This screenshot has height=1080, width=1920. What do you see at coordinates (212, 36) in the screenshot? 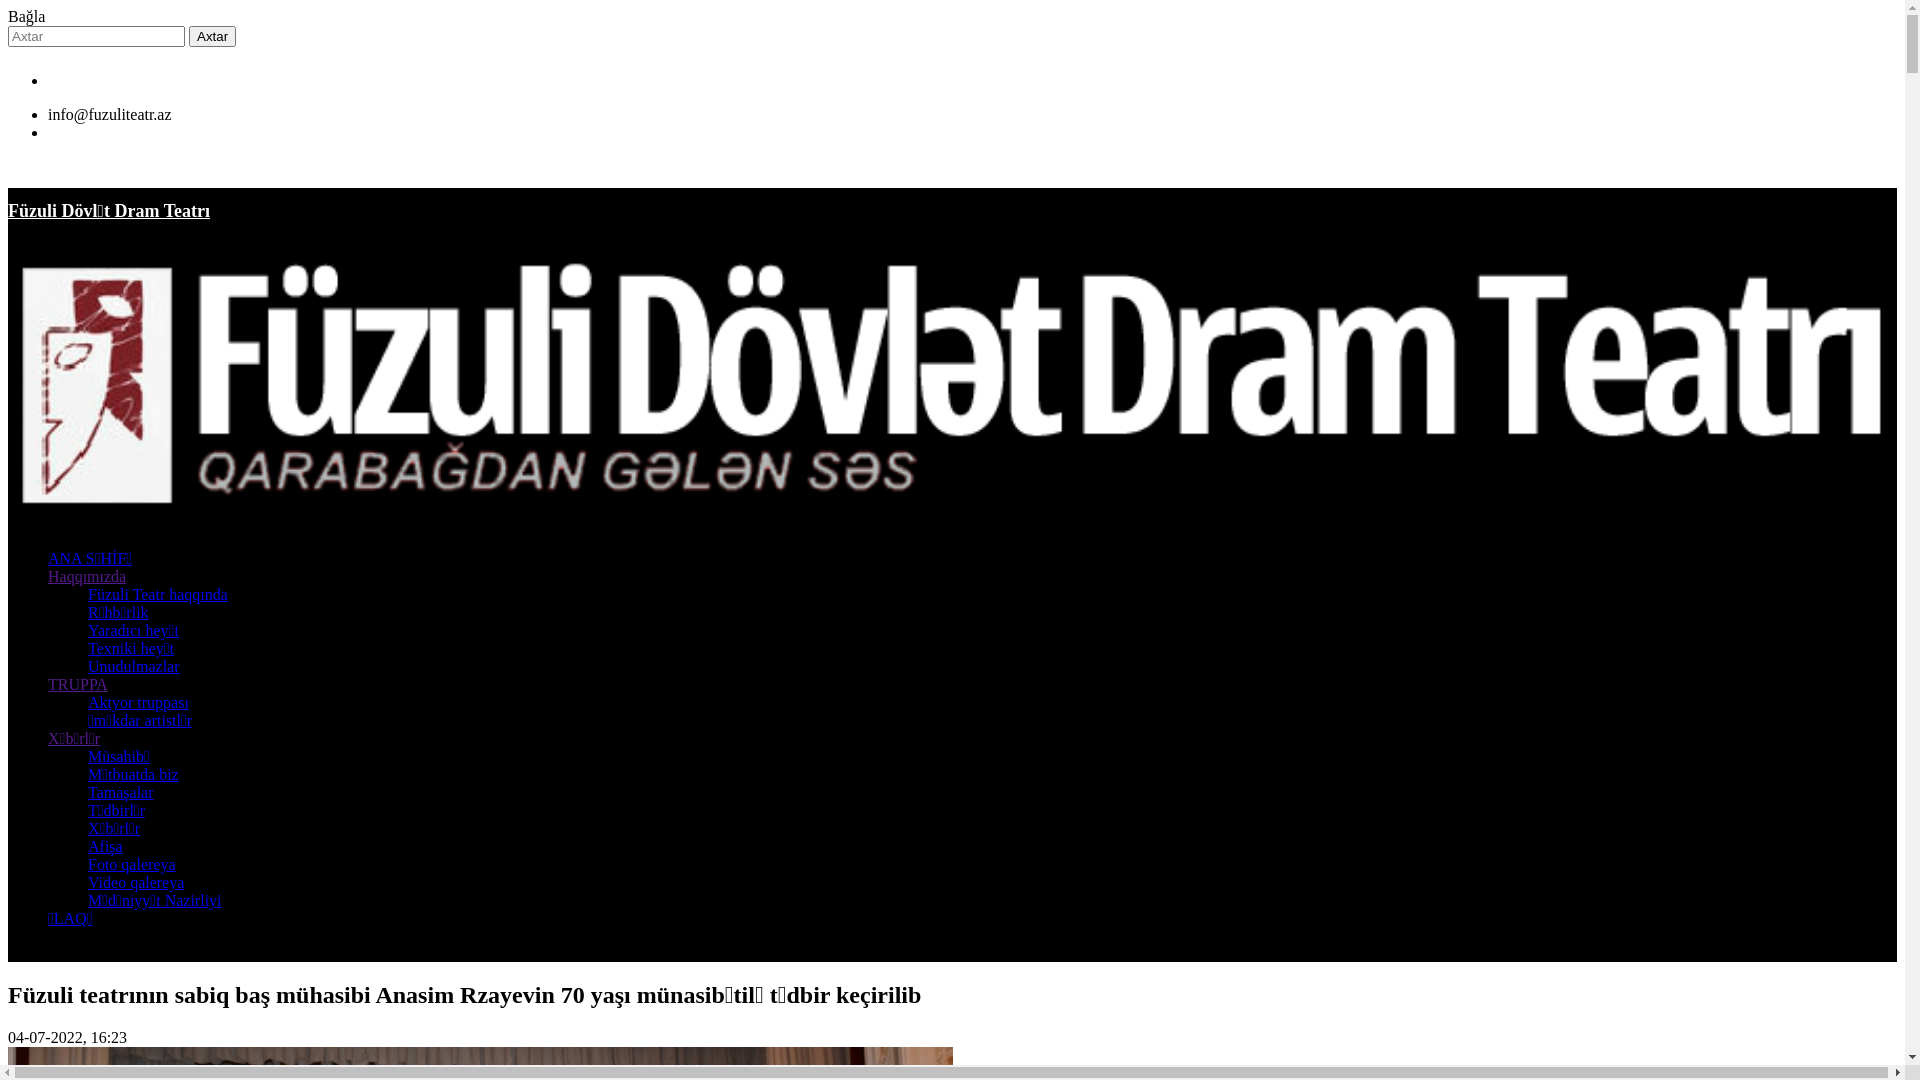
I see `'Axtar'` at bounding box center [212, 36].